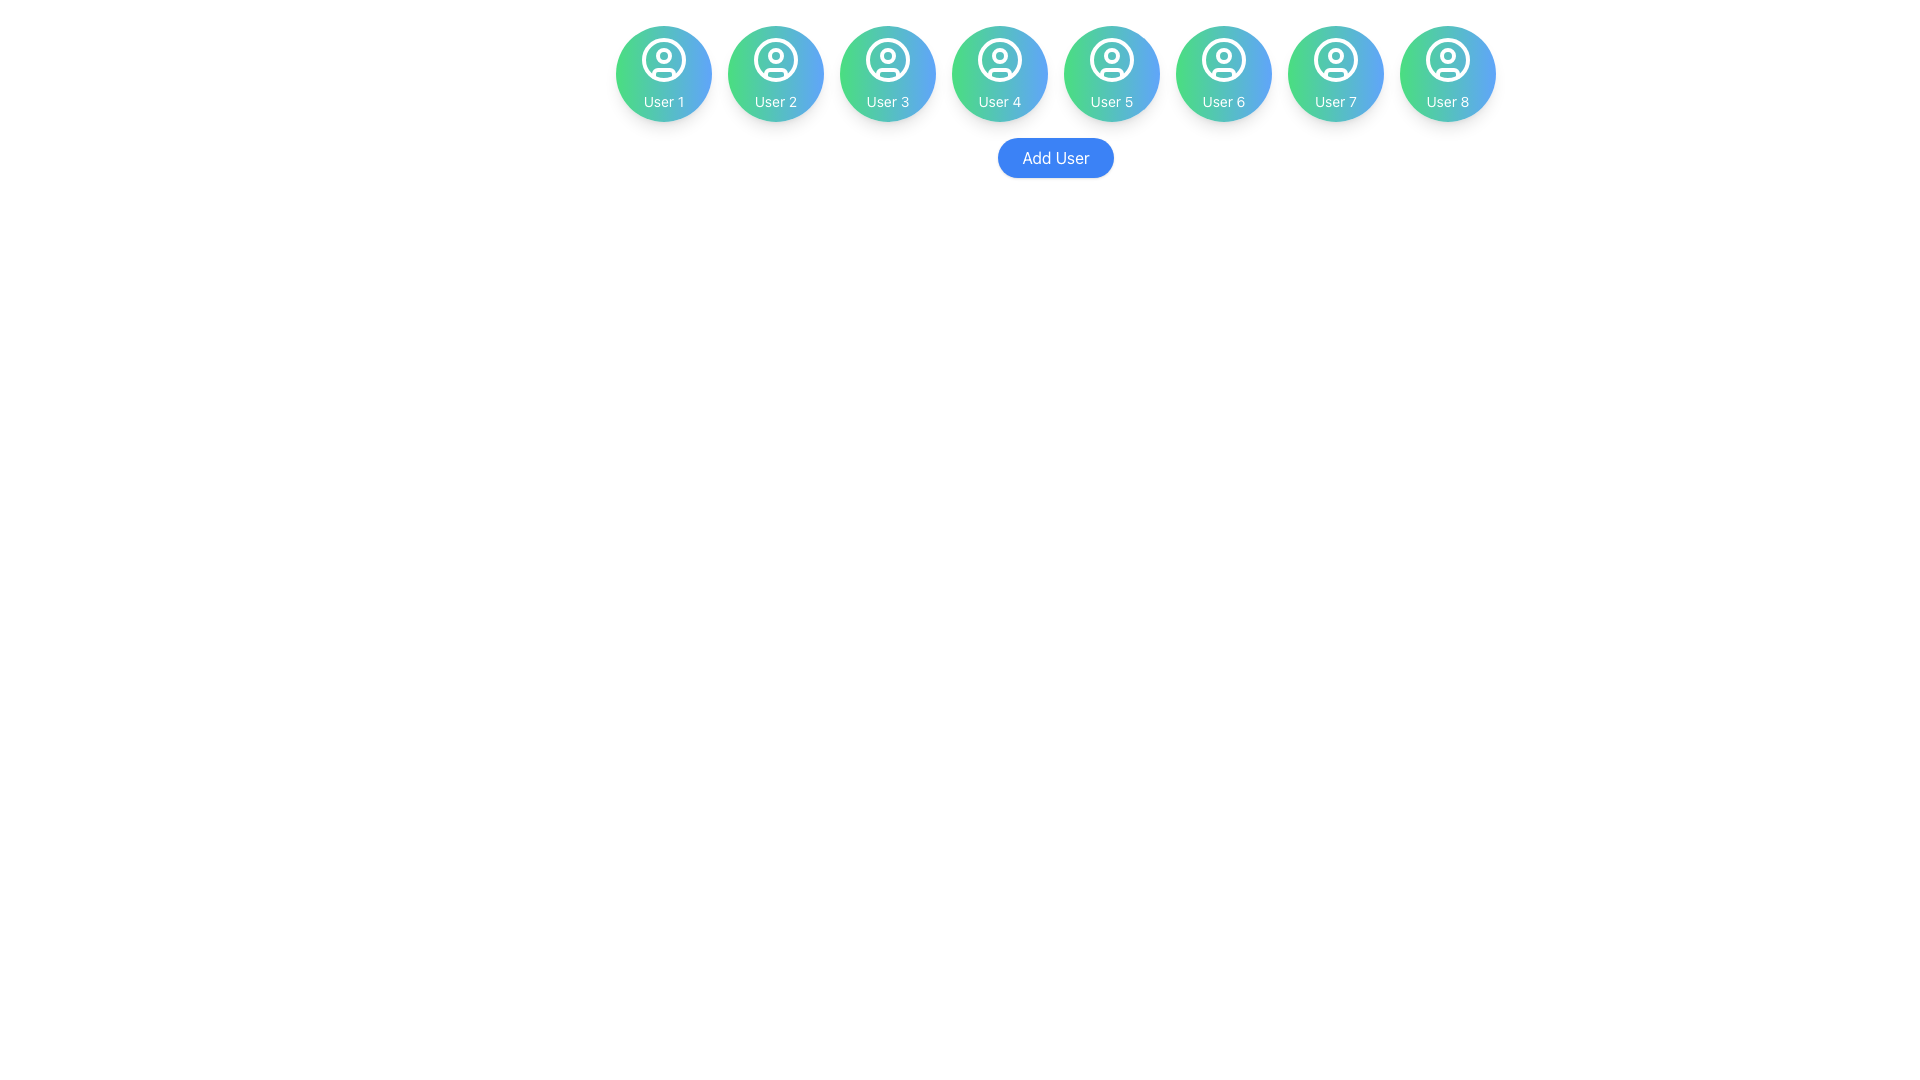 This screenshot has width=1920, height=1080. What do you see at coordinates (1111, 72) in the screenshot?
I see `the List Item representing 'User 5'` at bounding box center [1111, 72].